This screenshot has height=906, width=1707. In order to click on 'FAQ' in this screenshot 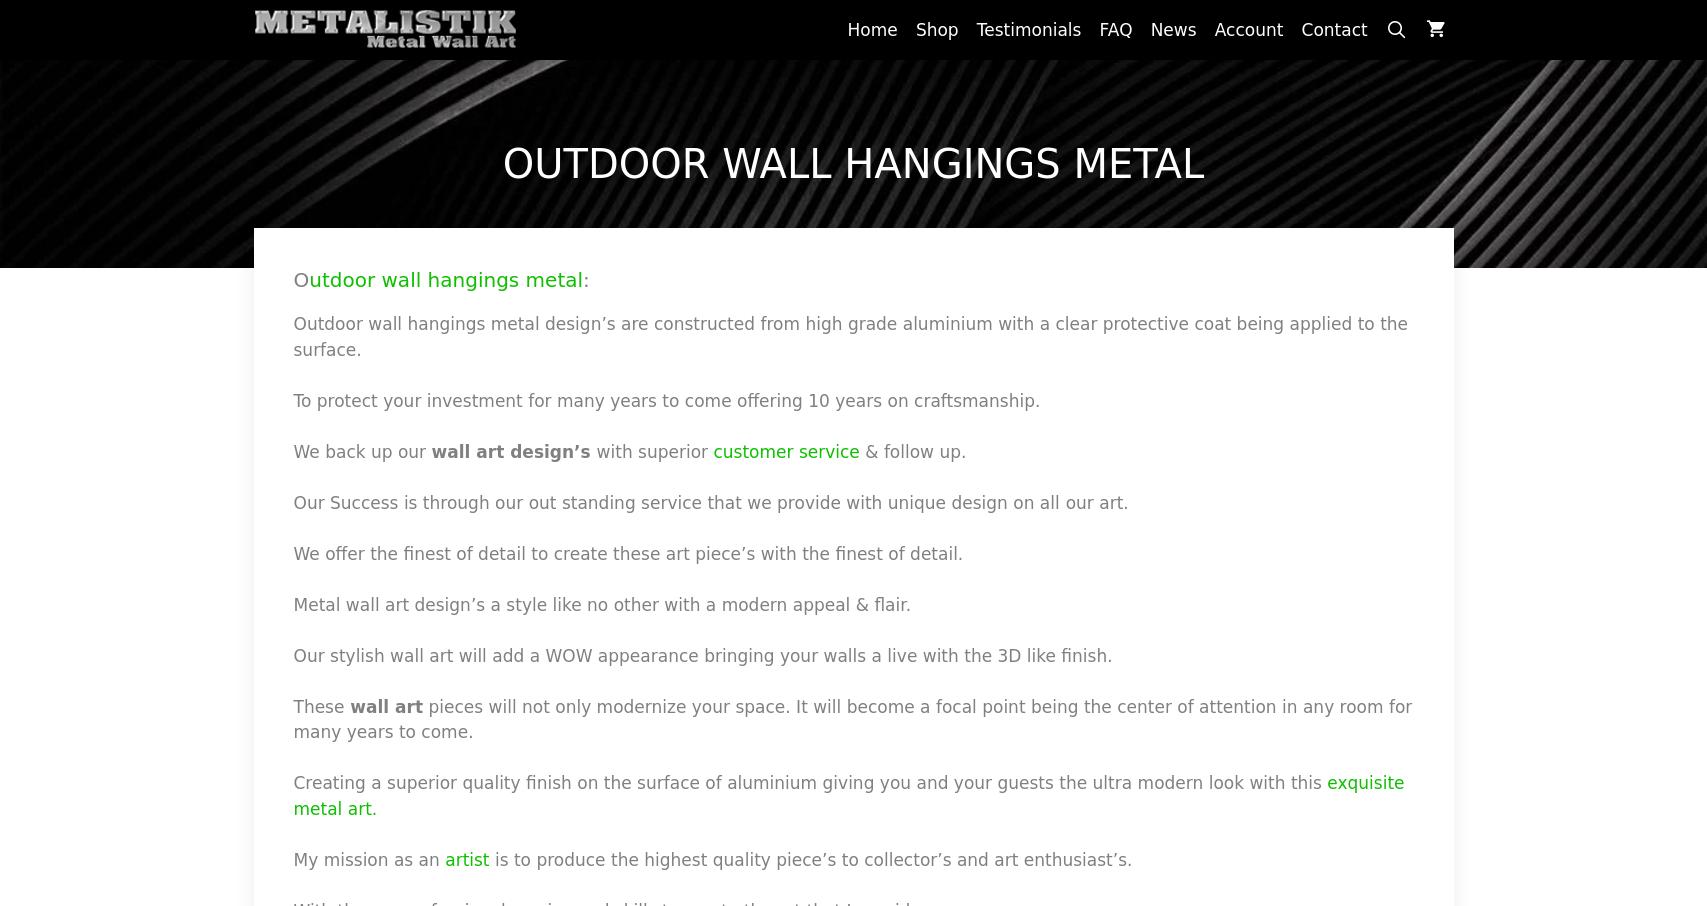, I will do `click(1114, 28)`.